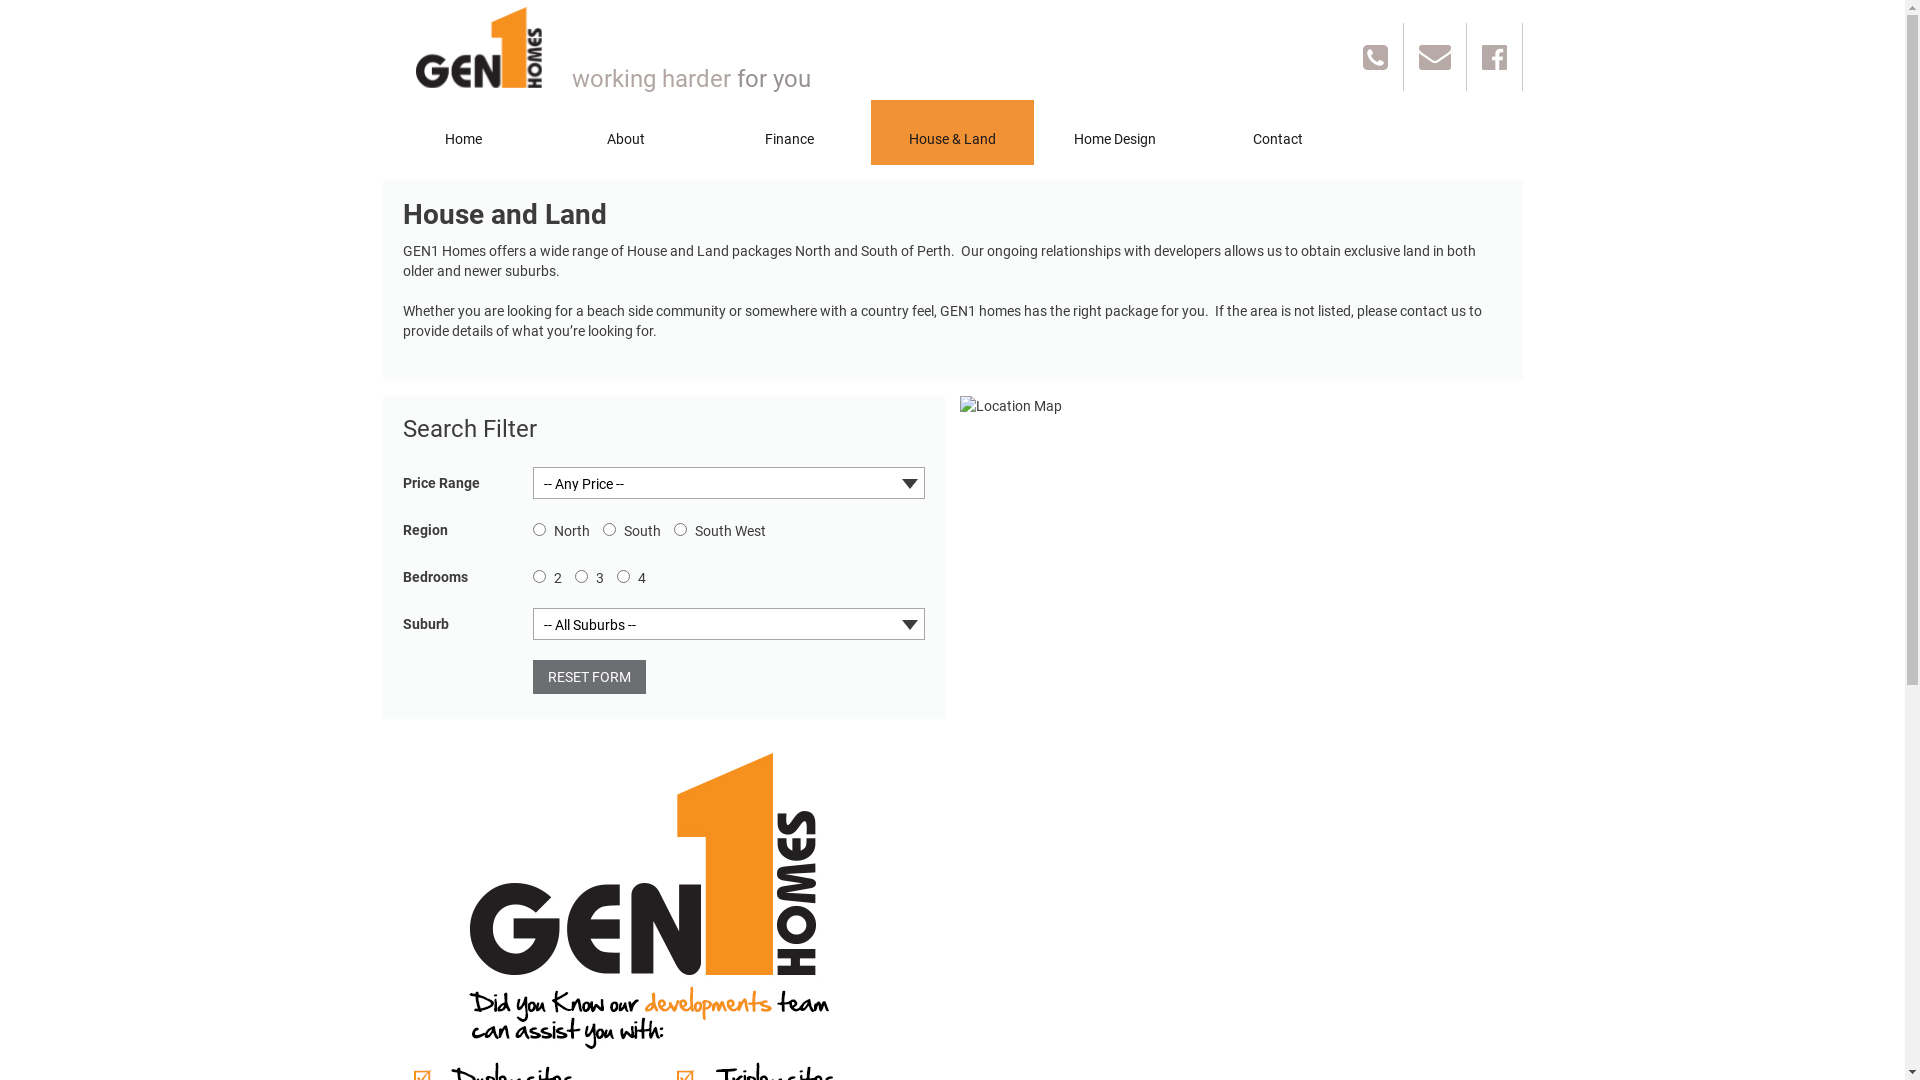  I want to click on 'Home Design', so click(1114, 137).